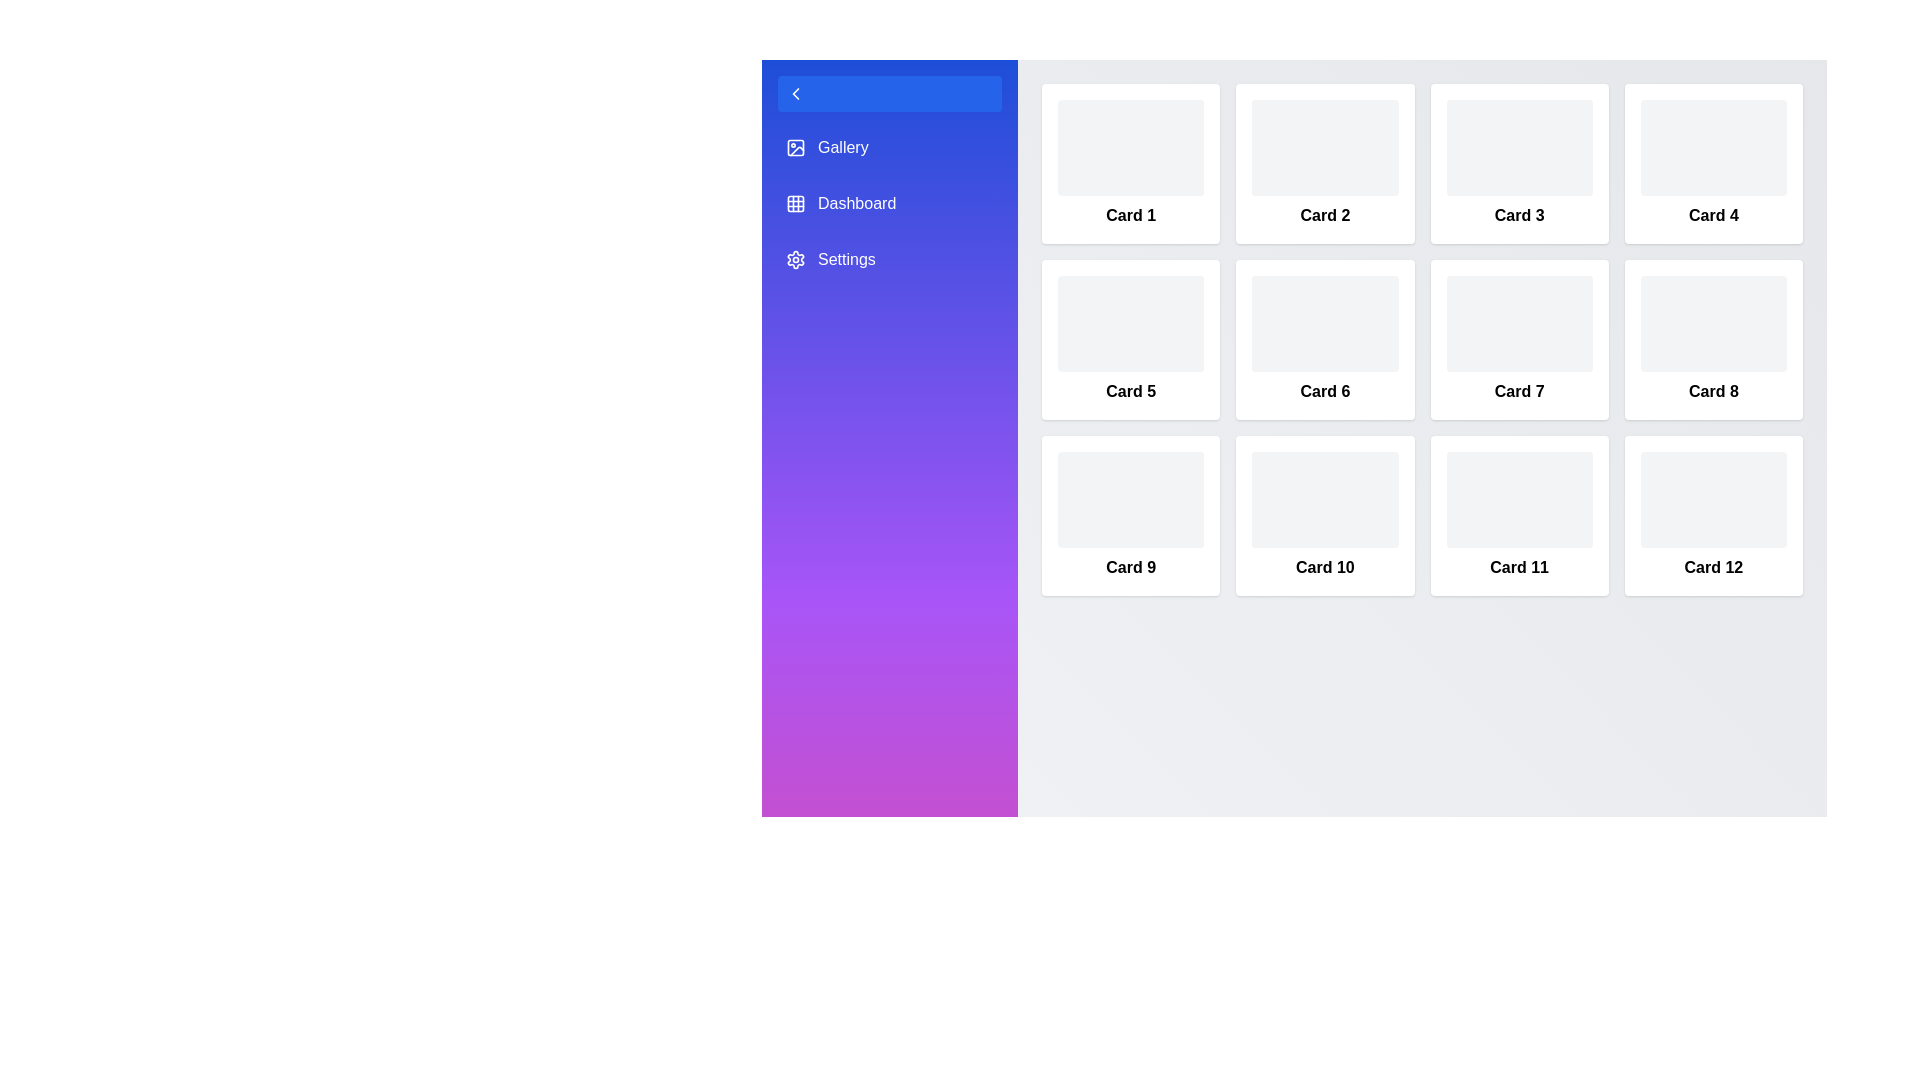 Image resolution: width=1920 pixels, height=1080 pixels. I want to click on the sidebar item labeled Settings, so click(888, 258).